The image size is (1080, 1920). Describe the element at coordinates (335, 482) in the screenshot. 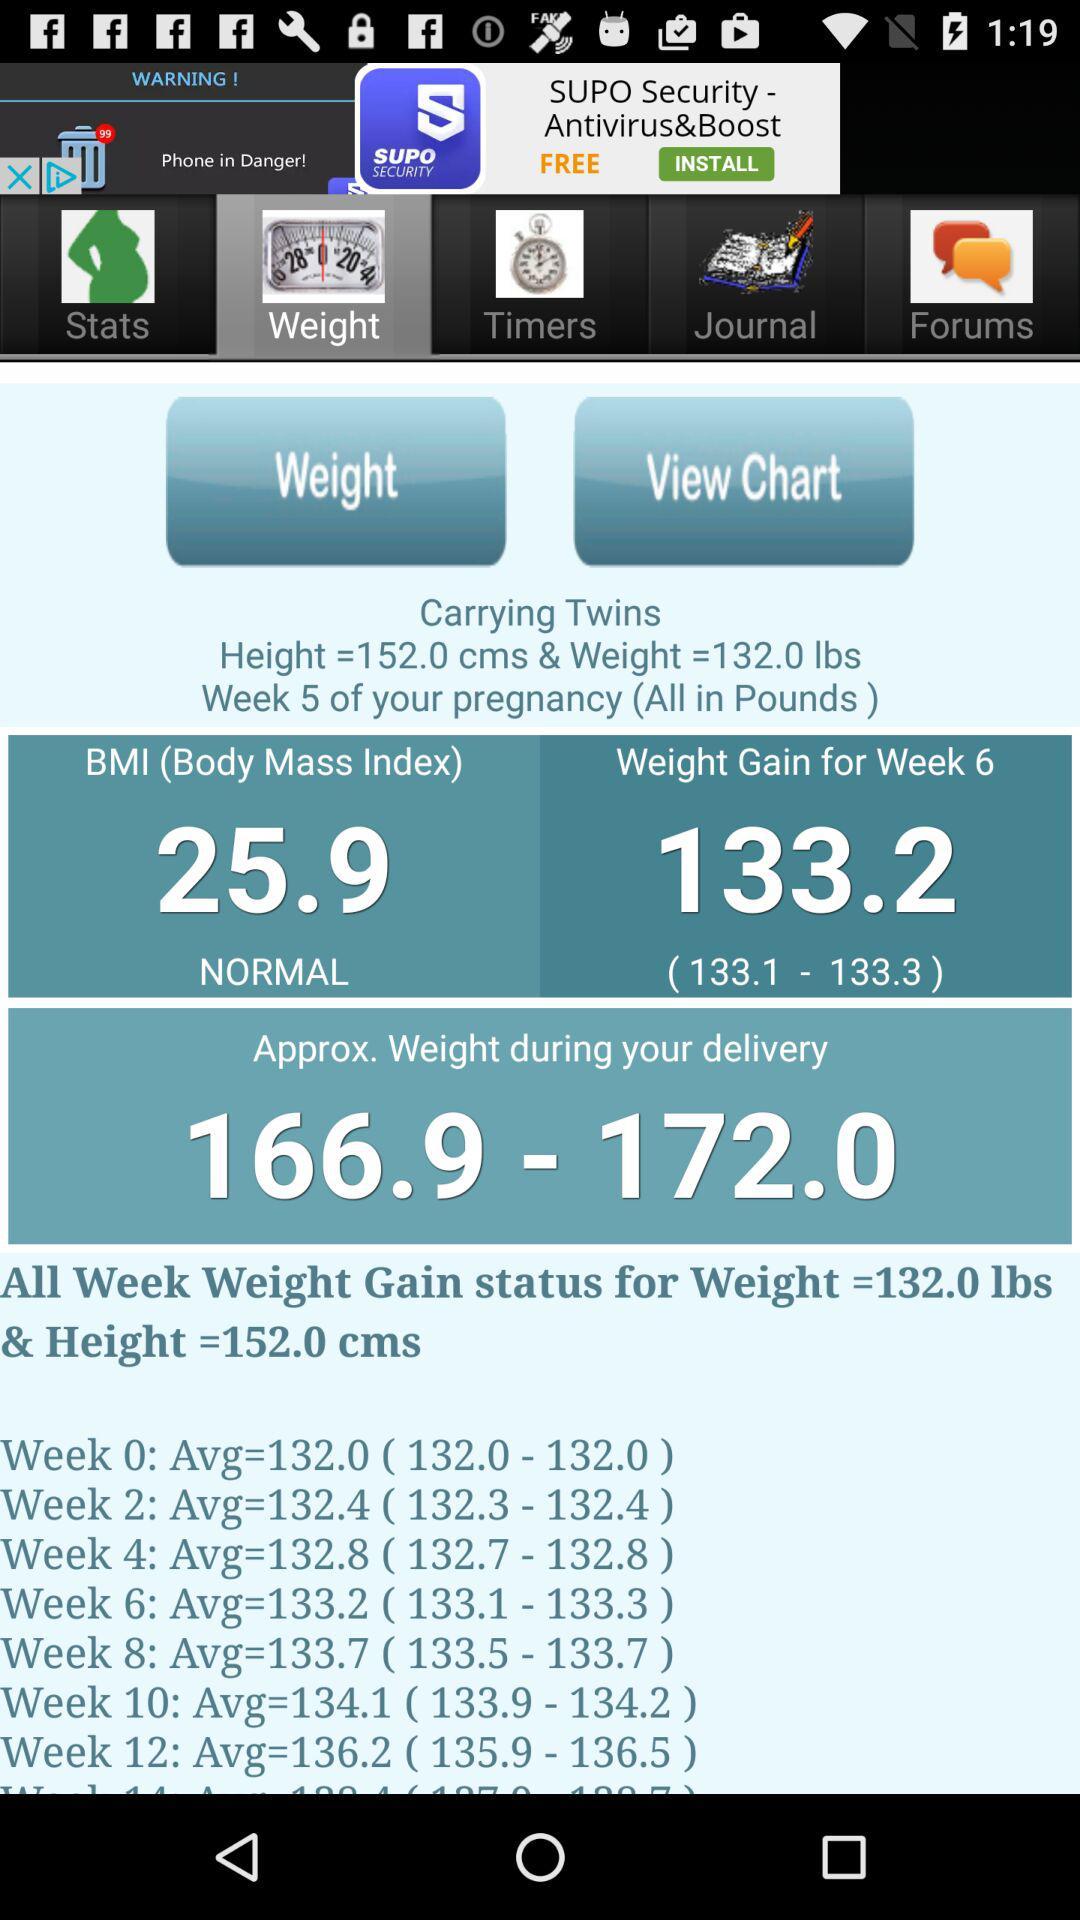

I see `weight` at that location.